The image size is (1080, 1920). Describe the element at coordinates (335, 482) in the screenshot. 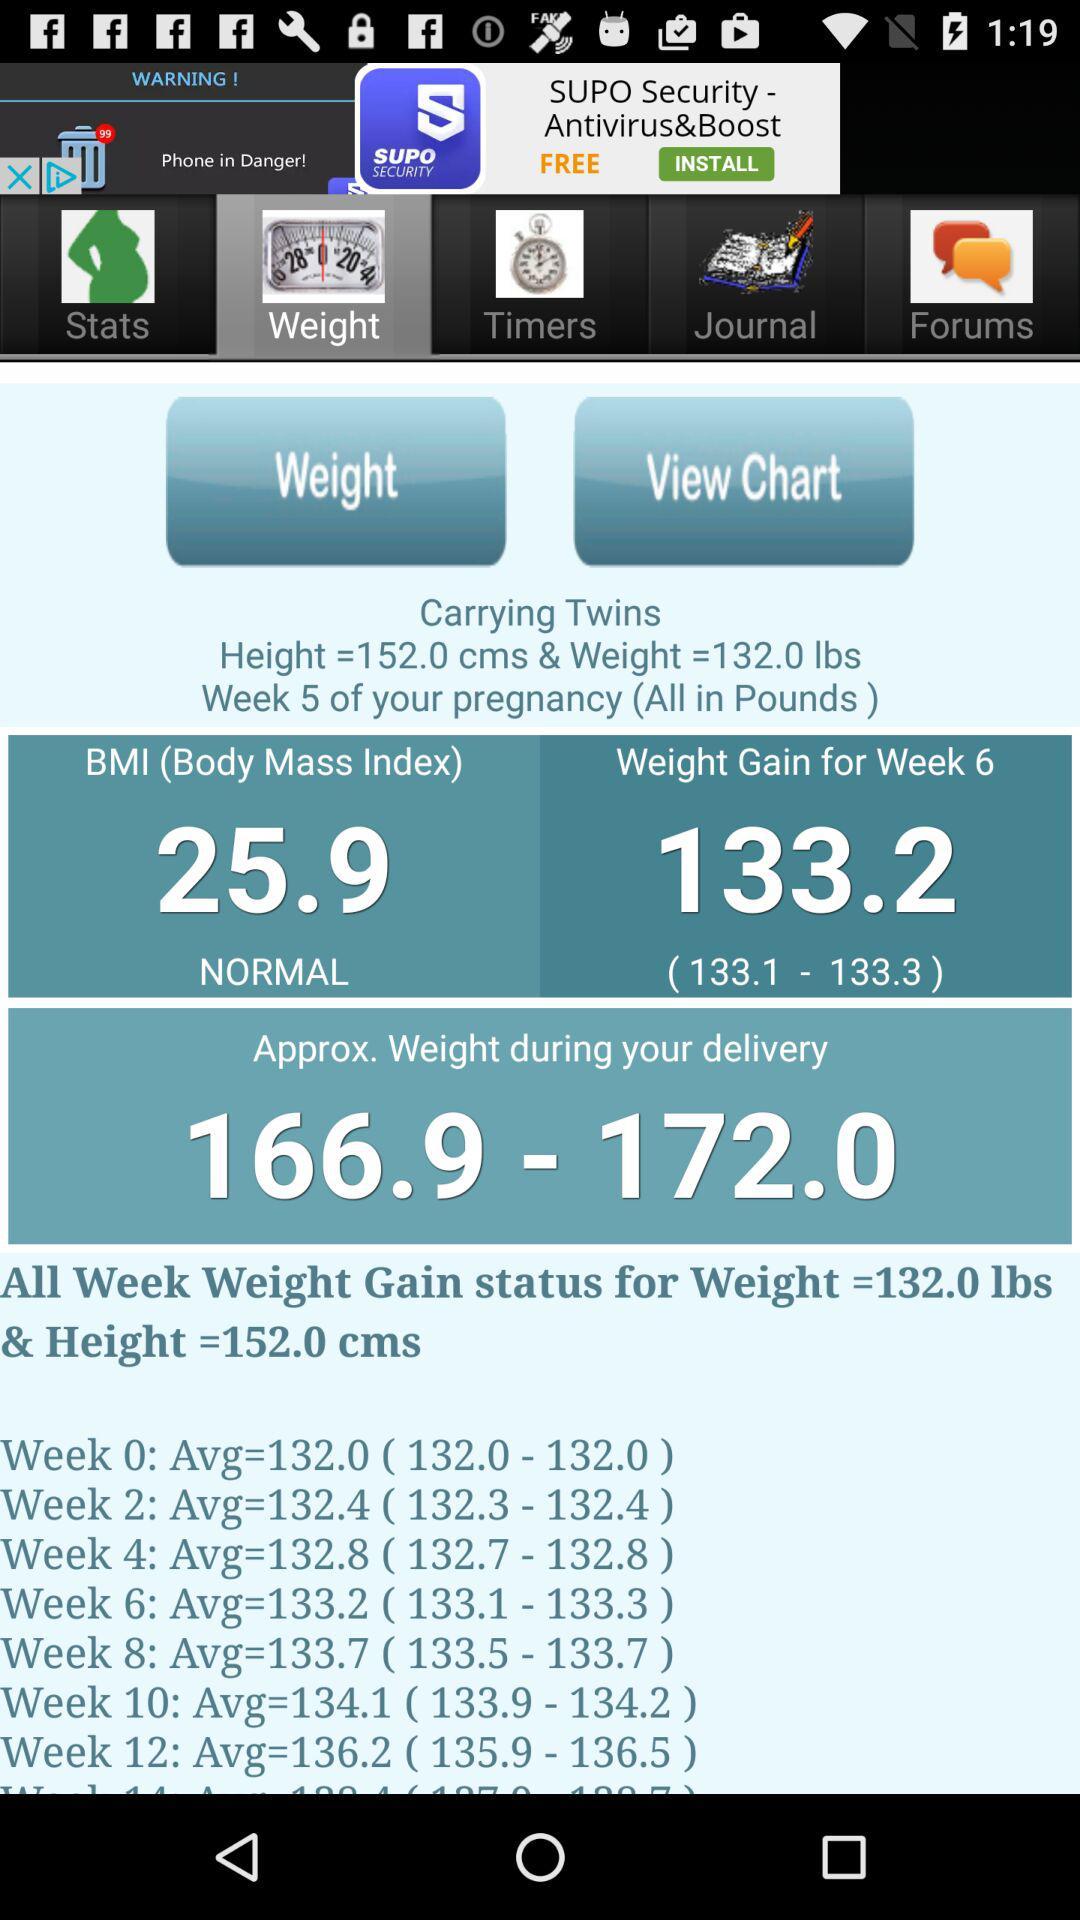

I see `weight` at that location.